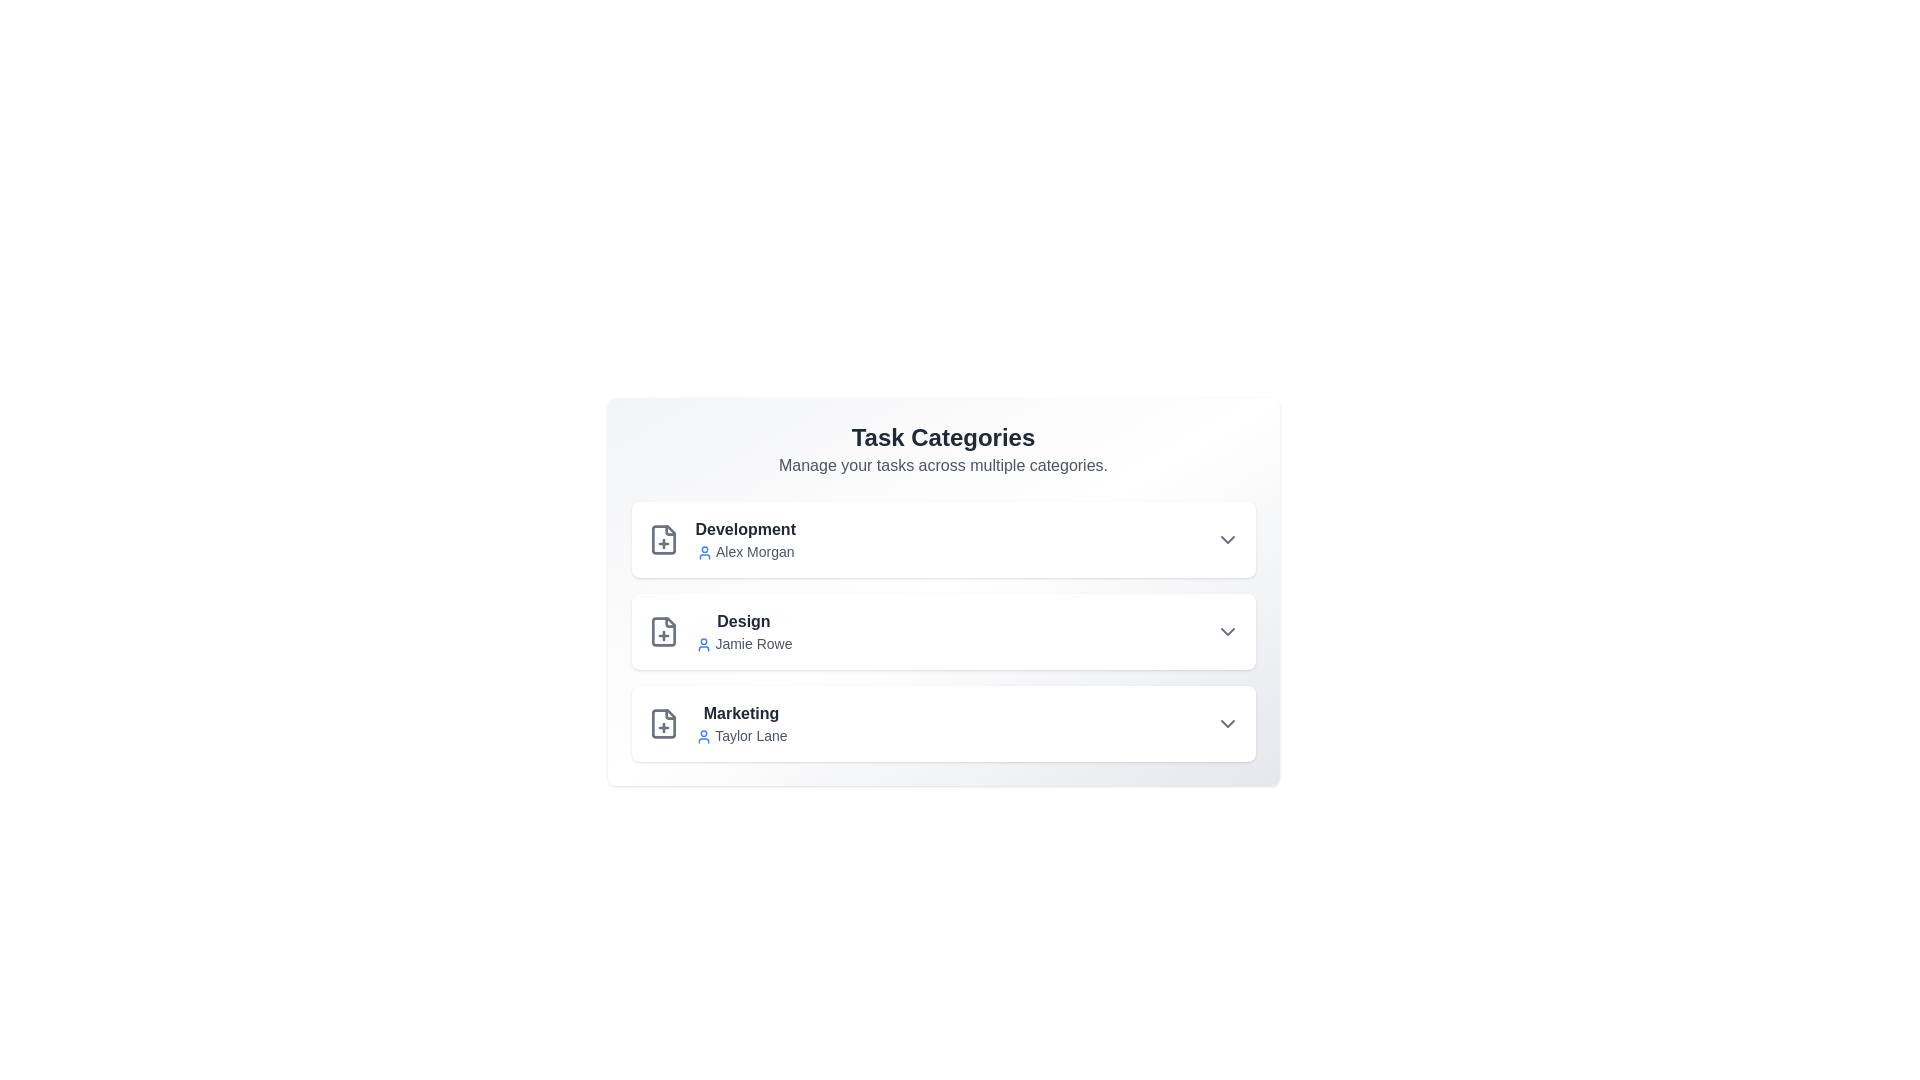 The image size is (1920, 1080). Describe the element at coordinates (1226, 540) in the screenshot. I see `the dropdown arrow for Development to view more options` at that location.